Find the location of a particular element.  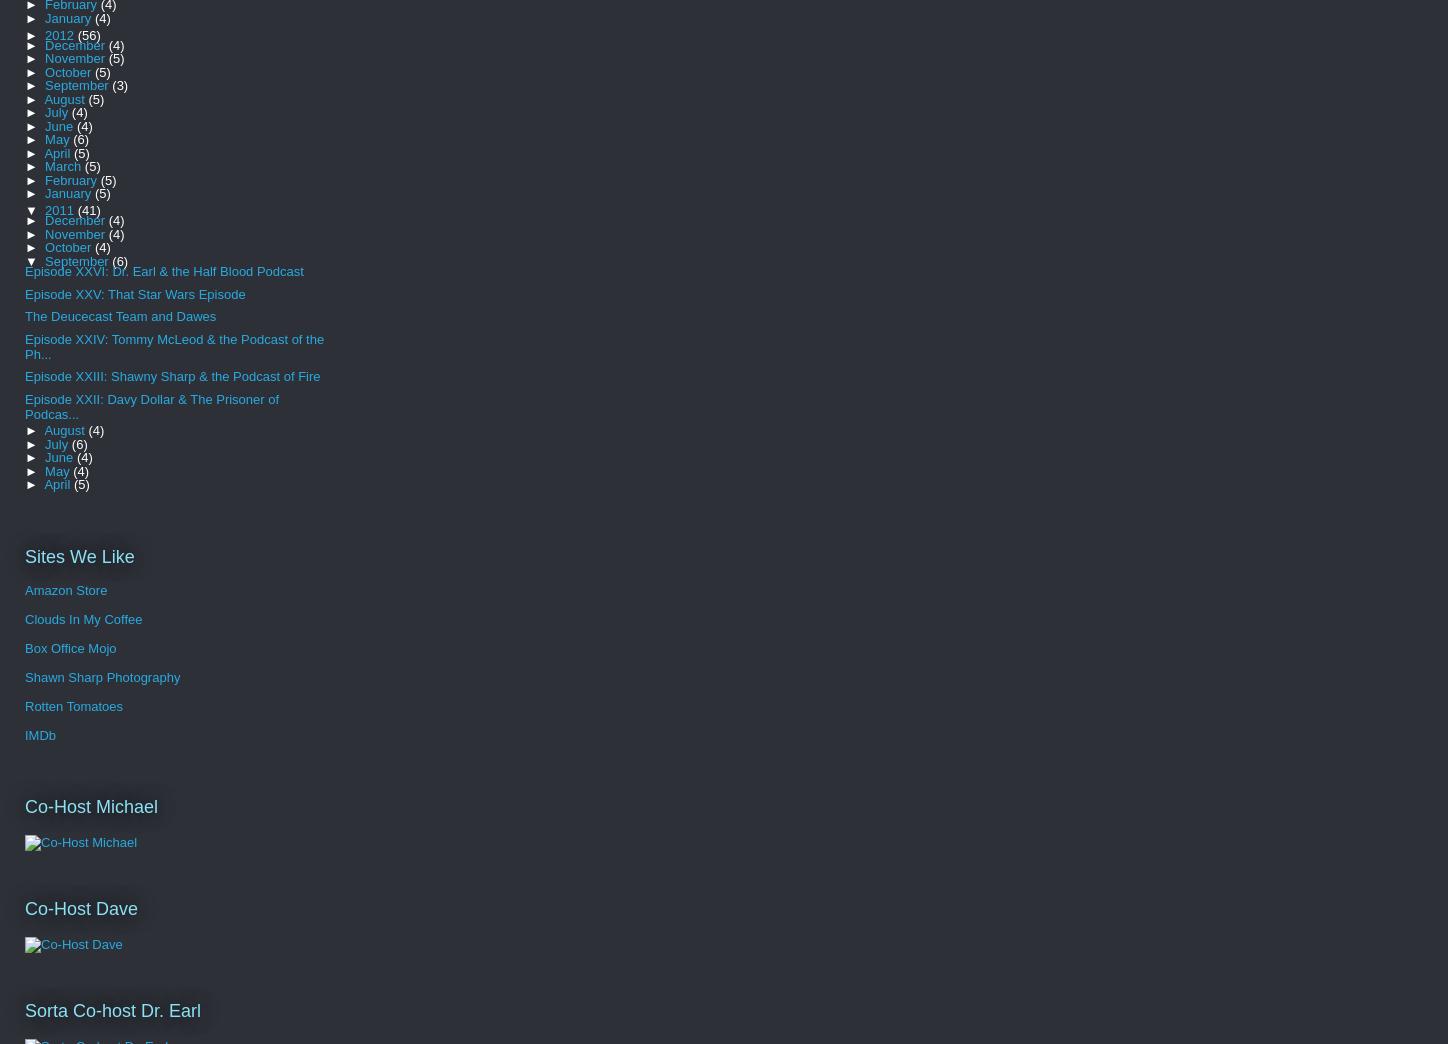

'February' is located at coordinates (45, 178).